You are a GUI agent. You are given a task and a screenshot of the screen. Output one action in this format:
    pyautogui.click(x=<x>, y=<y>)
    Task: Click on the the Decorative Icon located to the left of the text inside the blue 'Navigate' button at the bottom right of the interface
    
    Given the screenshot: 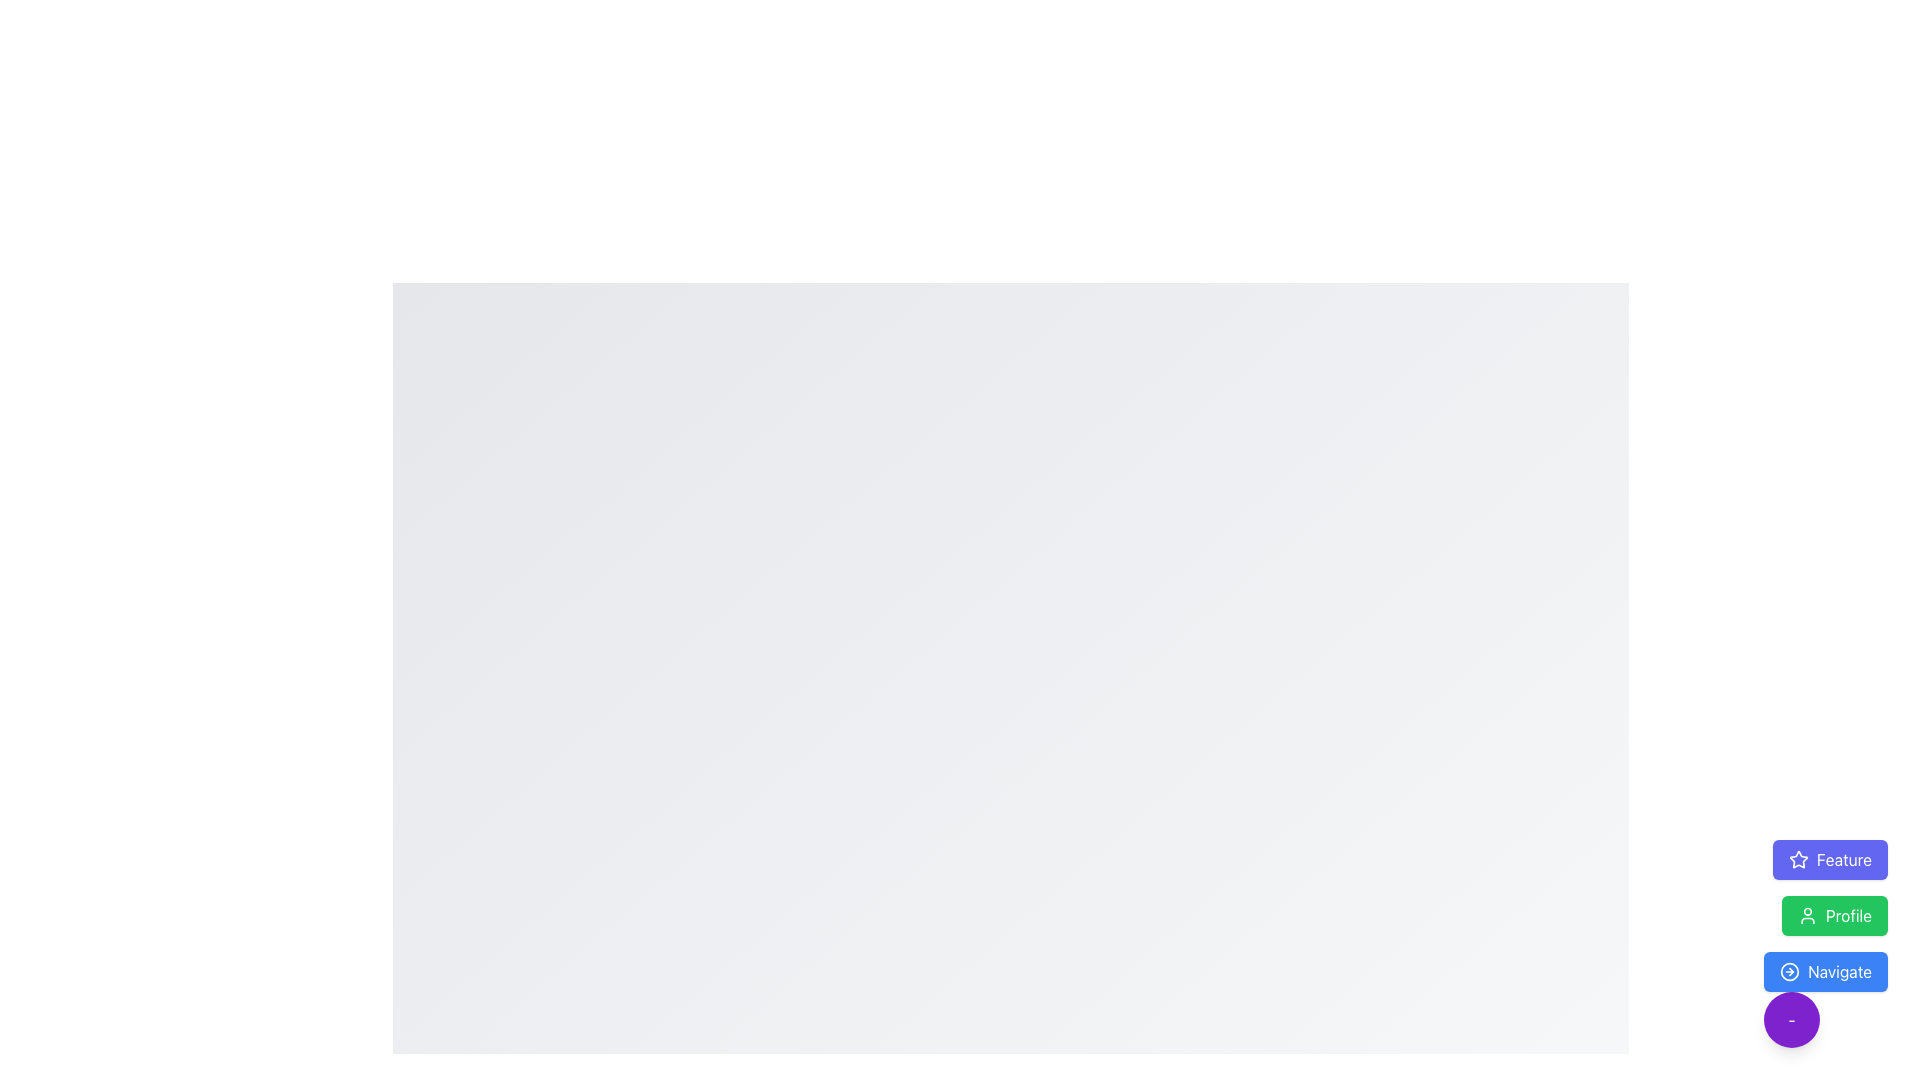 What is the action you would take?
    pyautogui.click(x=1790, y=971)
    